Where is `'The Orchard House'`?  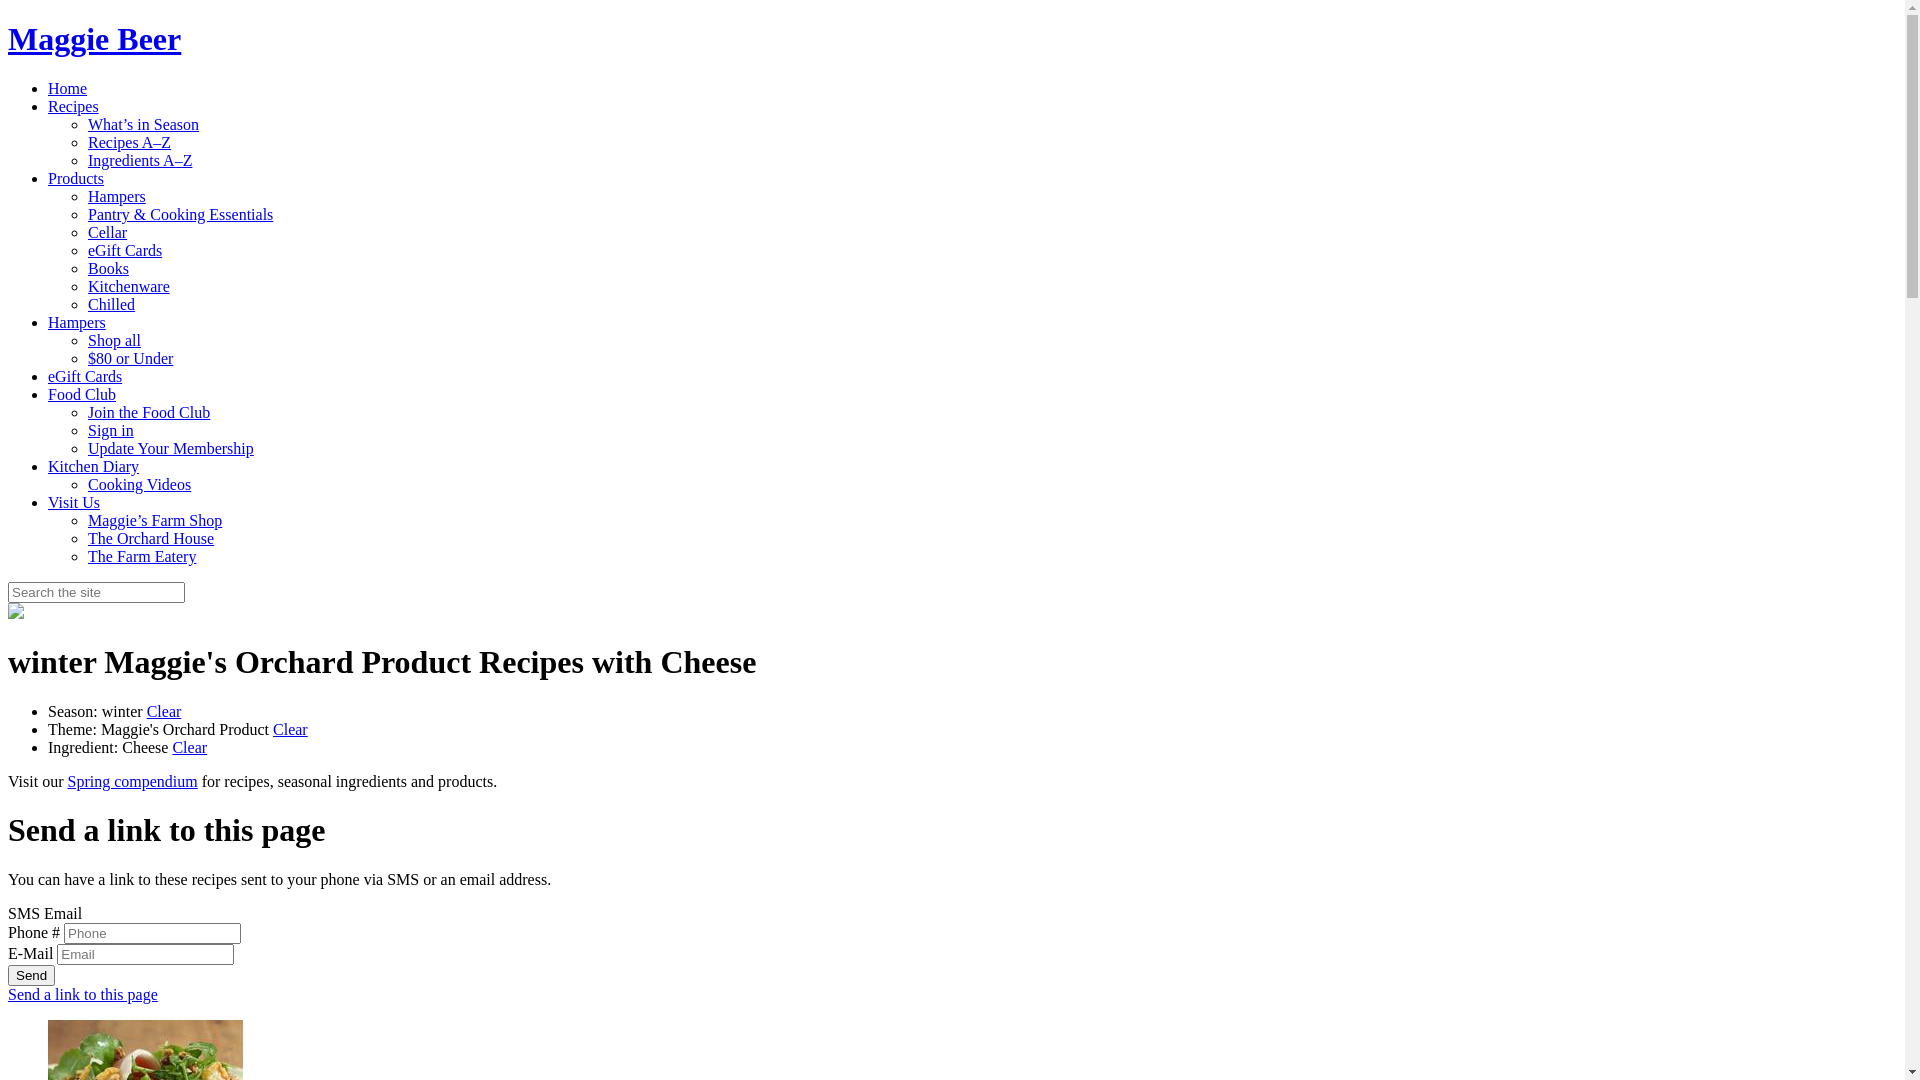
'The Orchard House' is located at coordinates (149, 537).